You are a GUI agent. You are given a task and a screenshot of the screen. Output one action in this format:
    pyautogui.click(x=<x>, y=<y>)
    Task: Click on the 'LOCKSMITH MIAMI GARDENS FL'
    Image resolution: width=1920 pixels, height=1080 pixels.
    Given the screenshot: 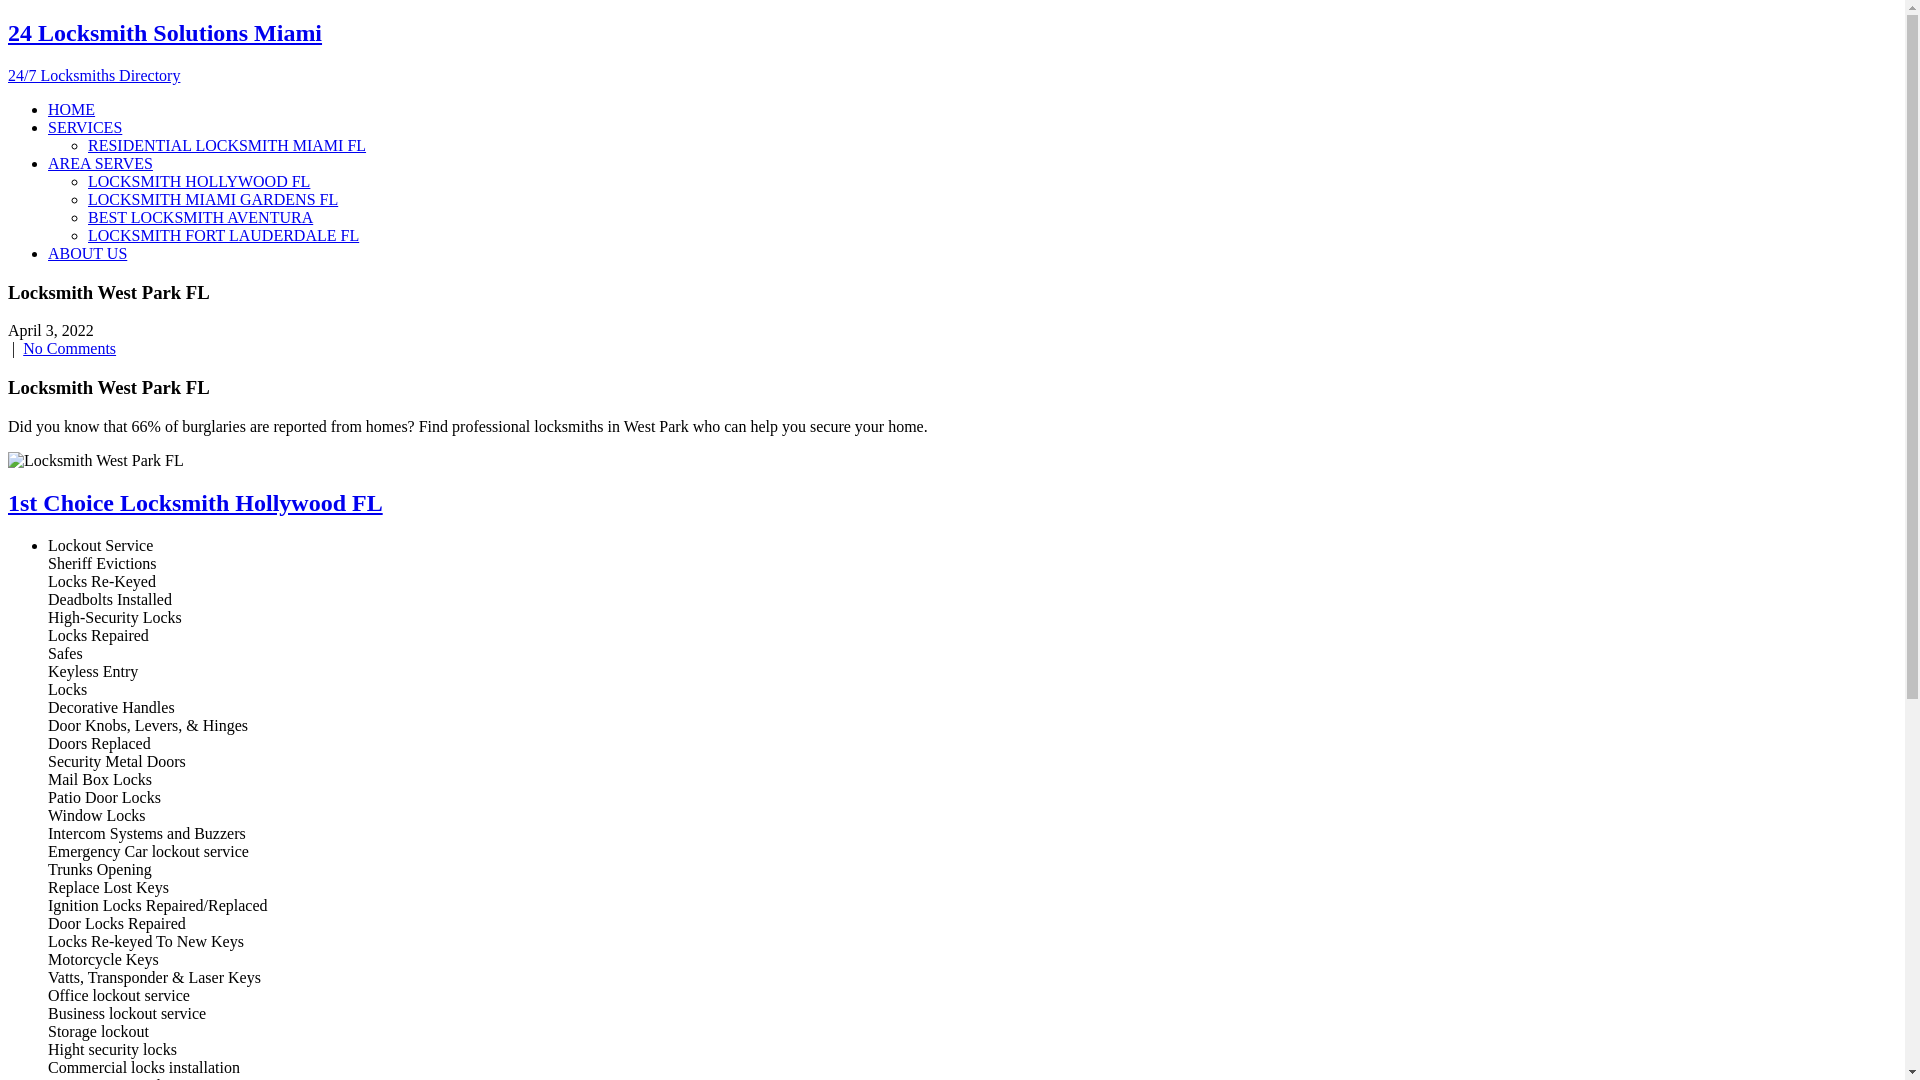 What is the action you would take?
    pyautogui.click(x=212, y=199)
    